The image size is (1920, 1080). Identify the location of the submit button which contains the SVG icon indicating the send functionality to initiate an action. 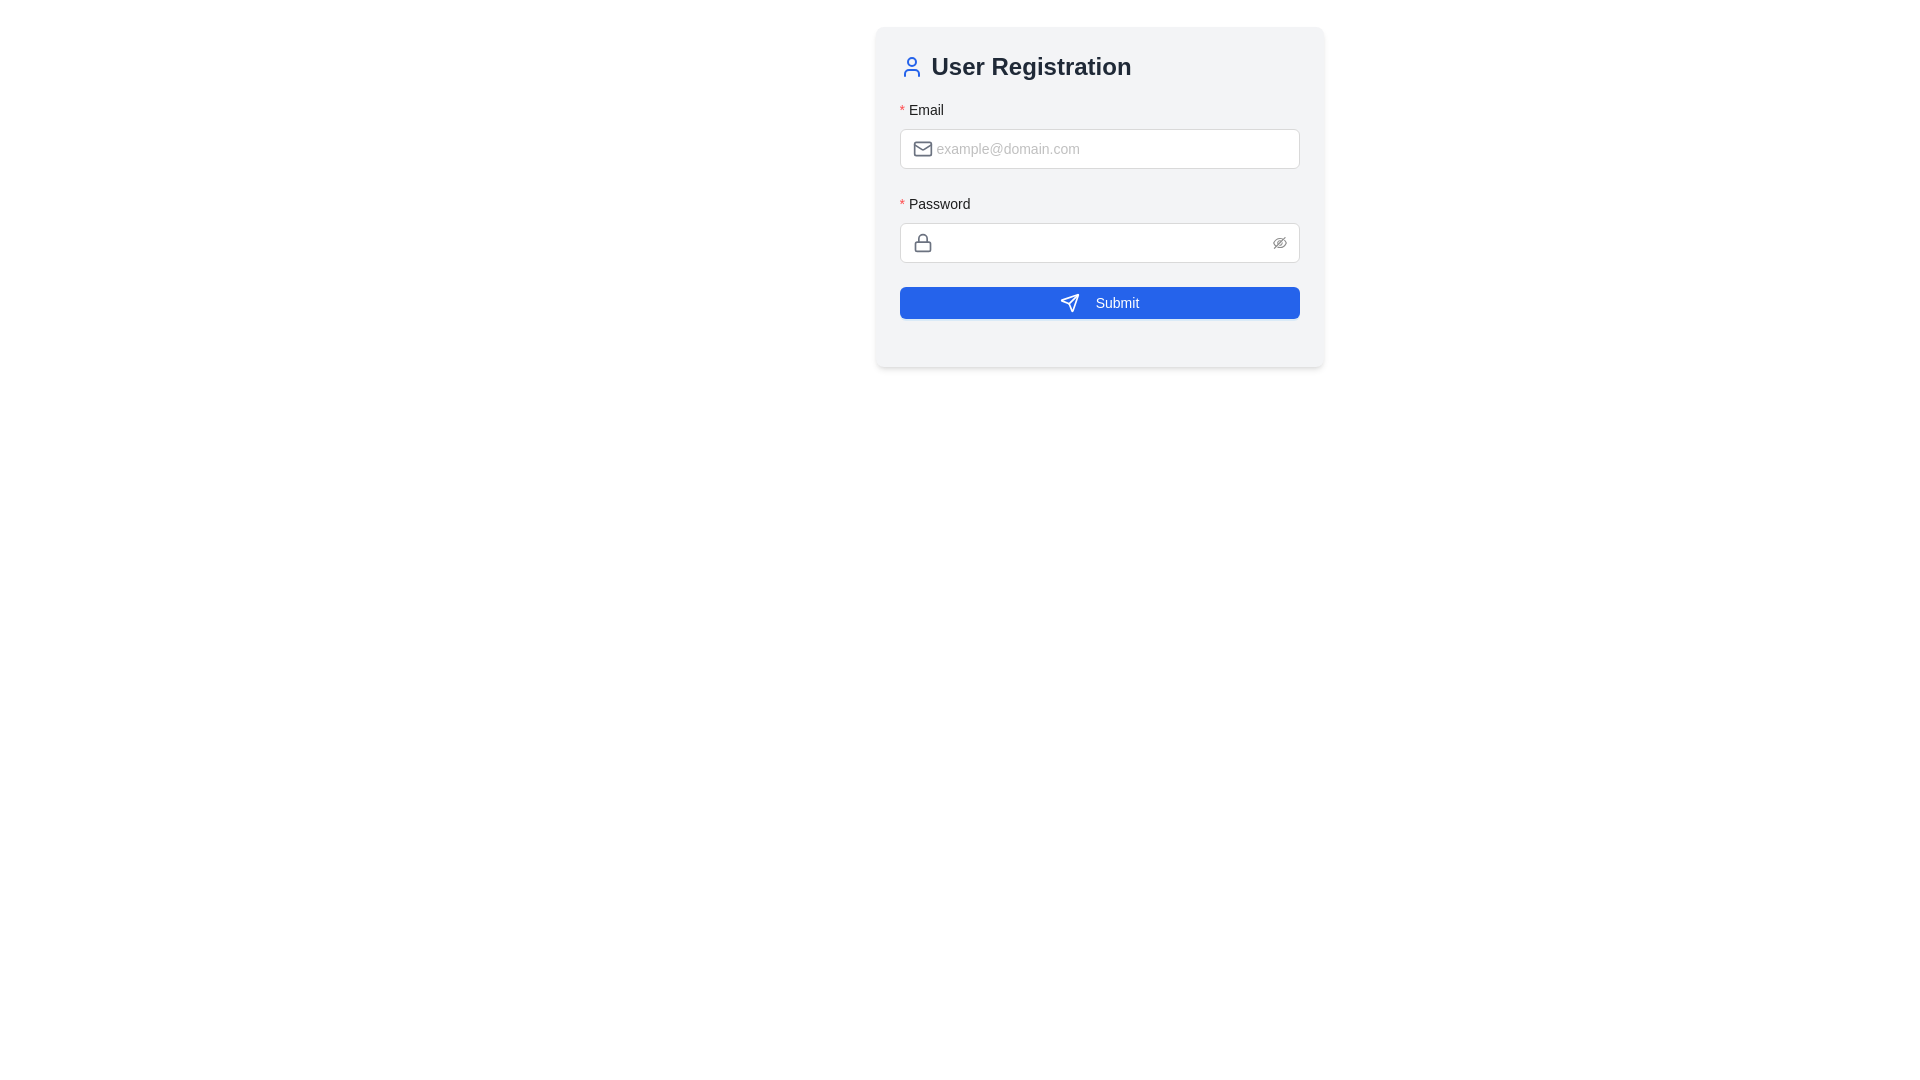
(1068, 303).